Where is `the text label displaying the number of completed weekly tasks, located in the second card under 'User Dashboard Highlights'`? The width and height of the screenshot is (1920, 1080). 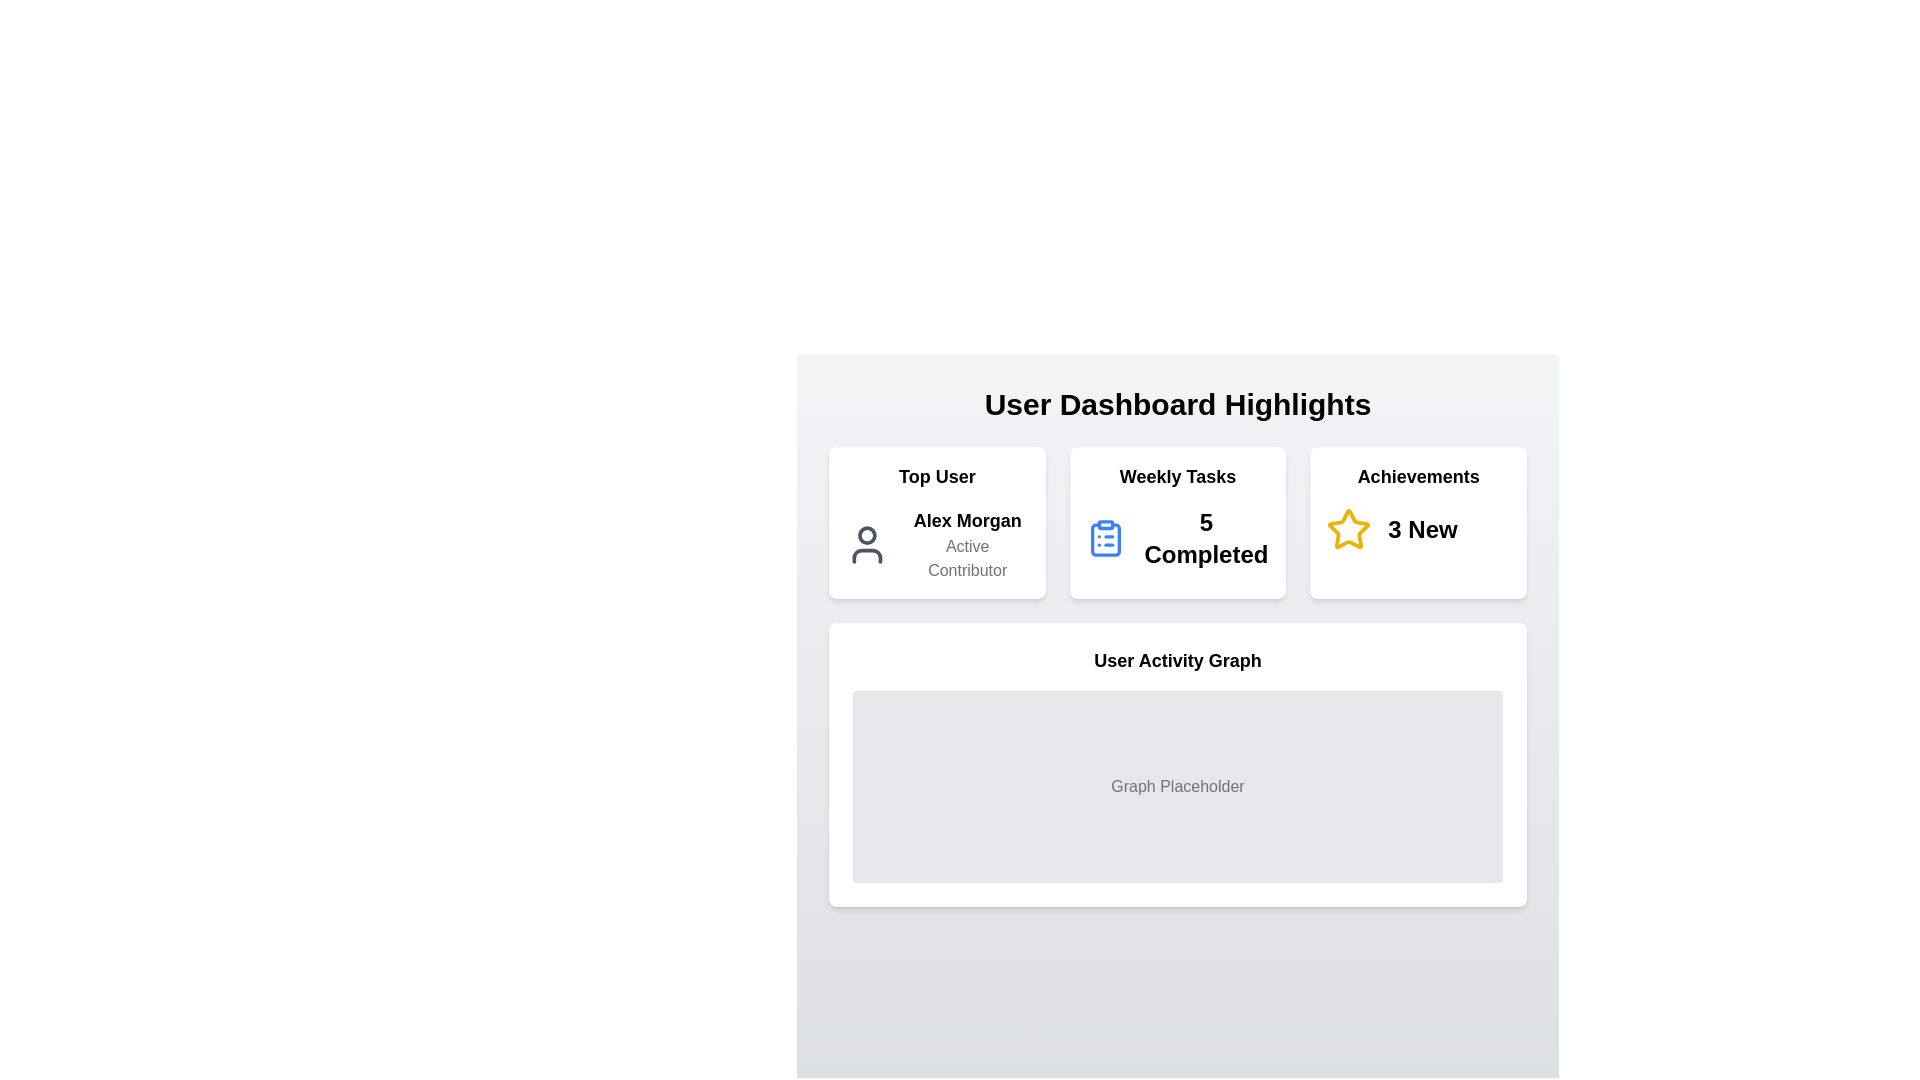
the text label displaying the number of completed weekly tasks, located in the second card under 'User Dashboard Highlights' is located at coordinates (1205, 538).